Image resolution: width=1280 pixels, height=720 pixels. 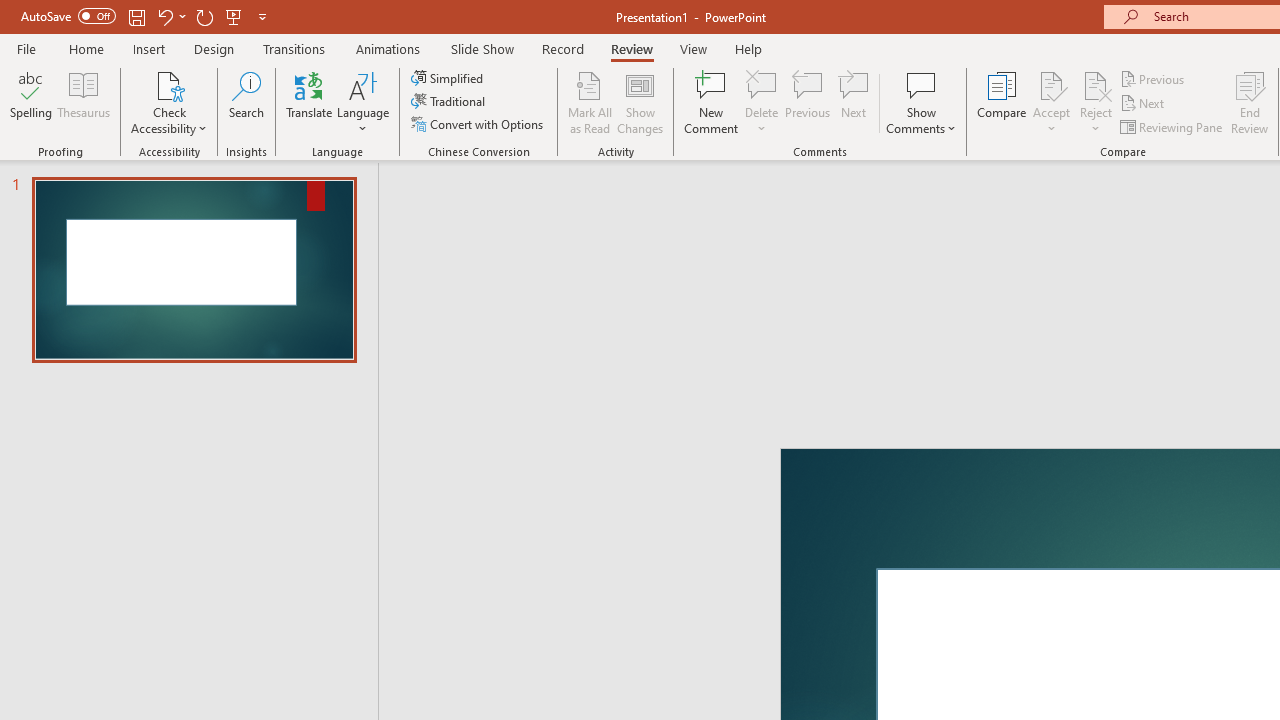 What do you see at coordinates (1050, 103) in the screenshot?
I see `'Accept'` at bounding box center [1050, 103].